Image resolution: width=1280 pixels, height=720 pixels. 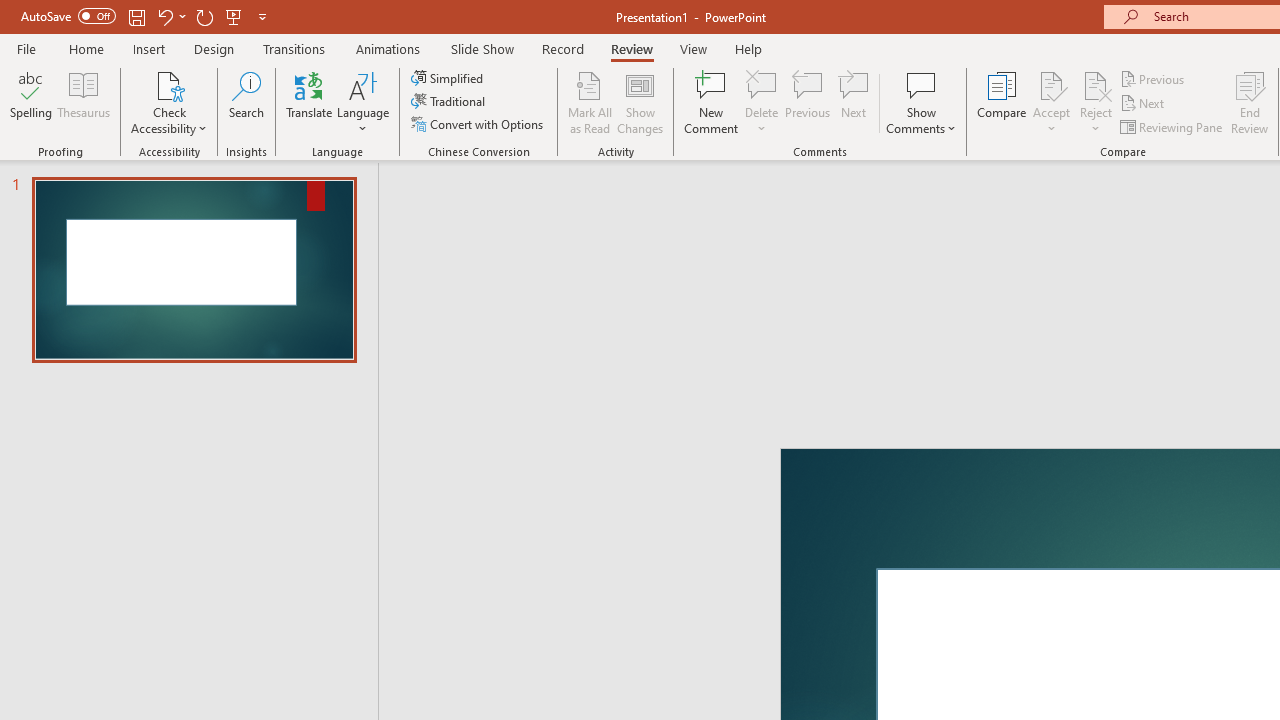 What do you see at coordinates (1050, 103) in the screenshot?
I see `'Accept'` at bounding box center [1050, 103].